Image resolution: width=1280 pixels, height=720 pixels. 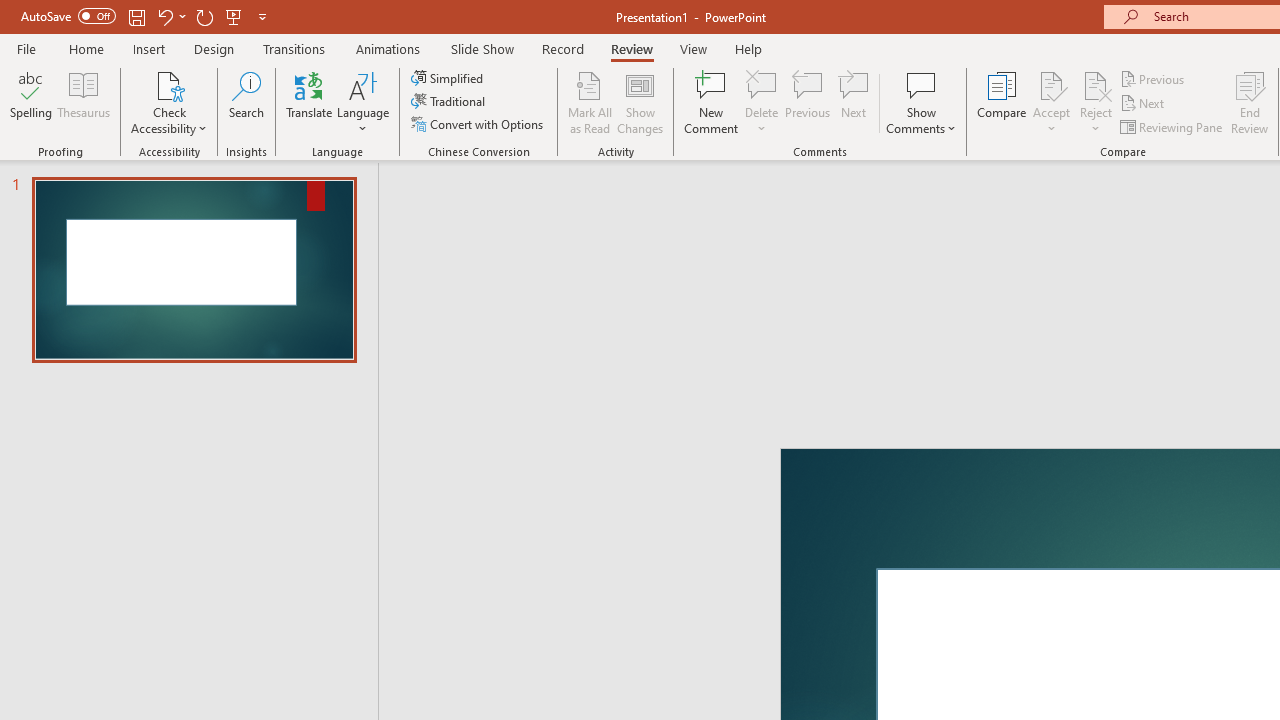 What do you see at coordinates (1050, 103) in the screenshot?
I see `'Accept'` at bounding box center [1050, 103].